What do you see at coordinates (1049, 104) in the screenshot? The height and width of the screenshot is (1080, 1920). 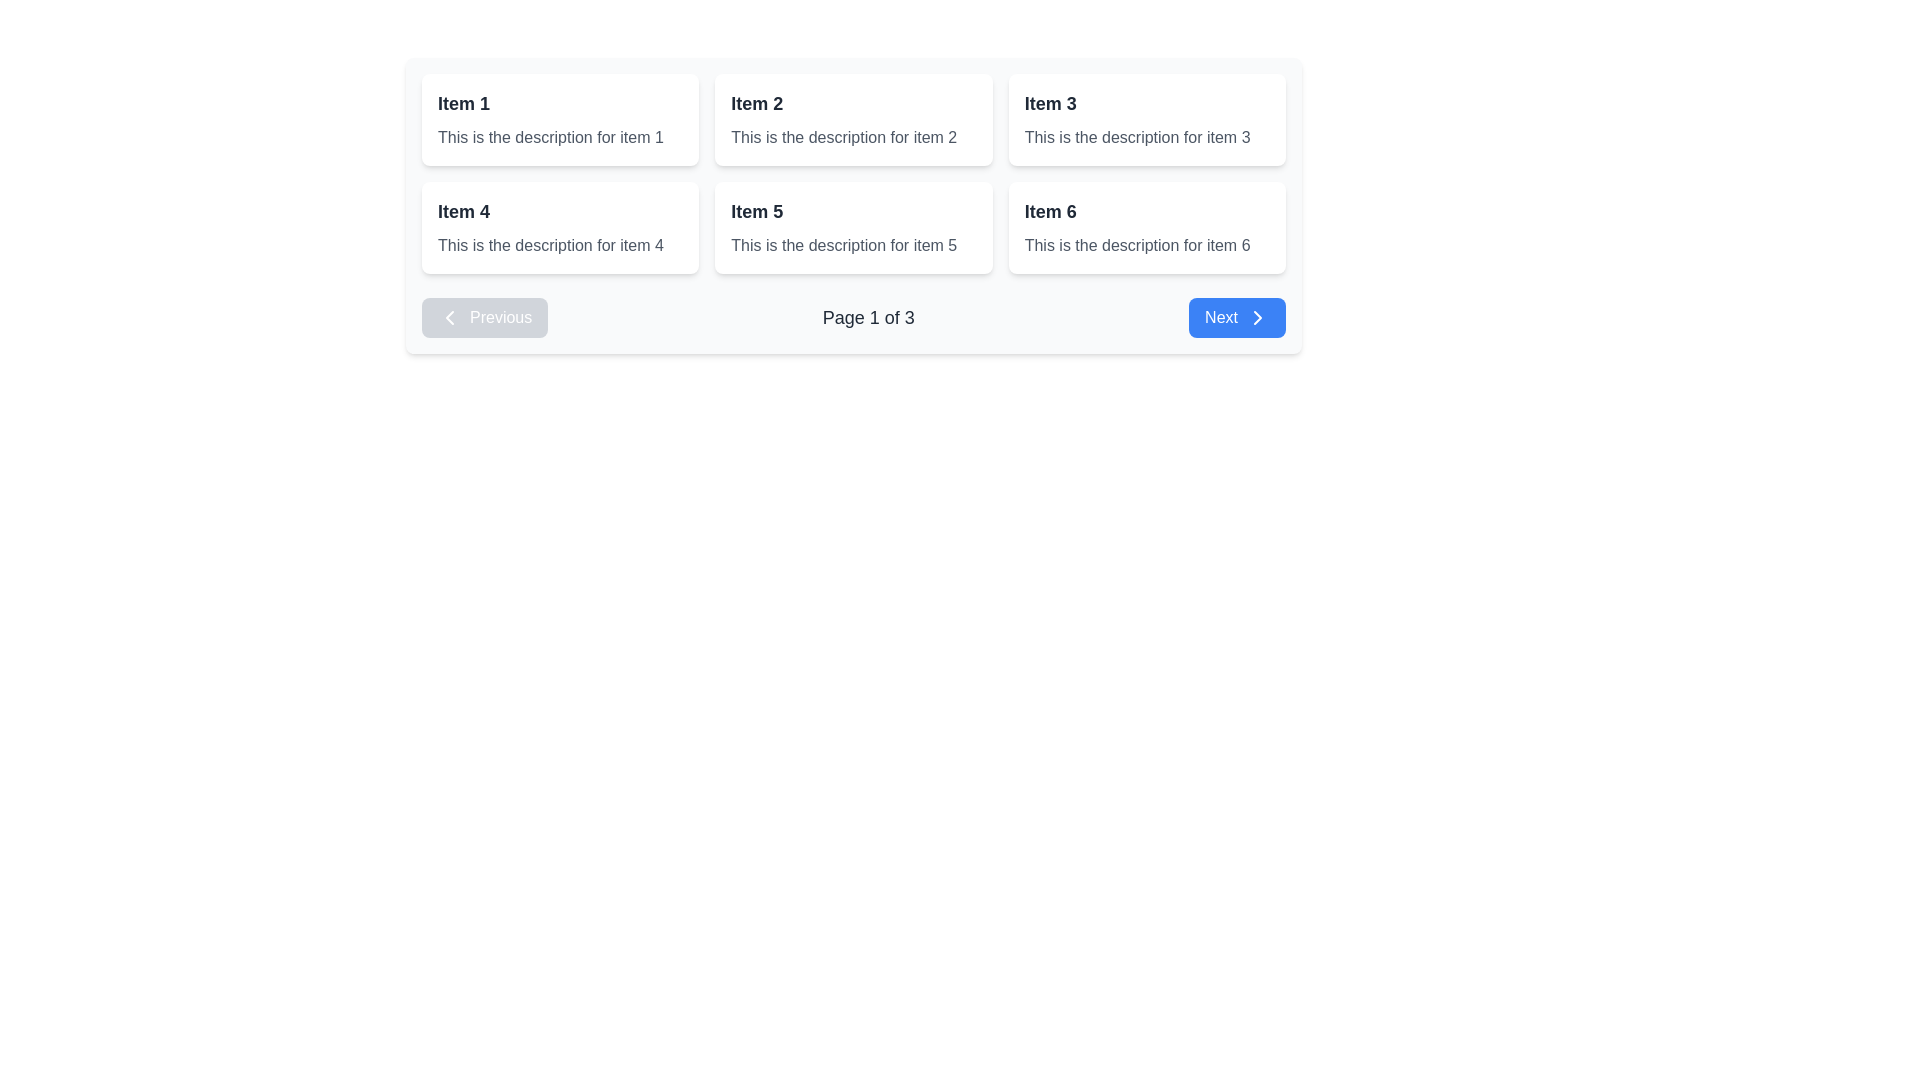 I see `the text label that declares 'Item 3', which is styled in bold, large dark gray font, located at the upper section of the third card in the top-right corner of the grid layout` at bounding box center [1049, 104].